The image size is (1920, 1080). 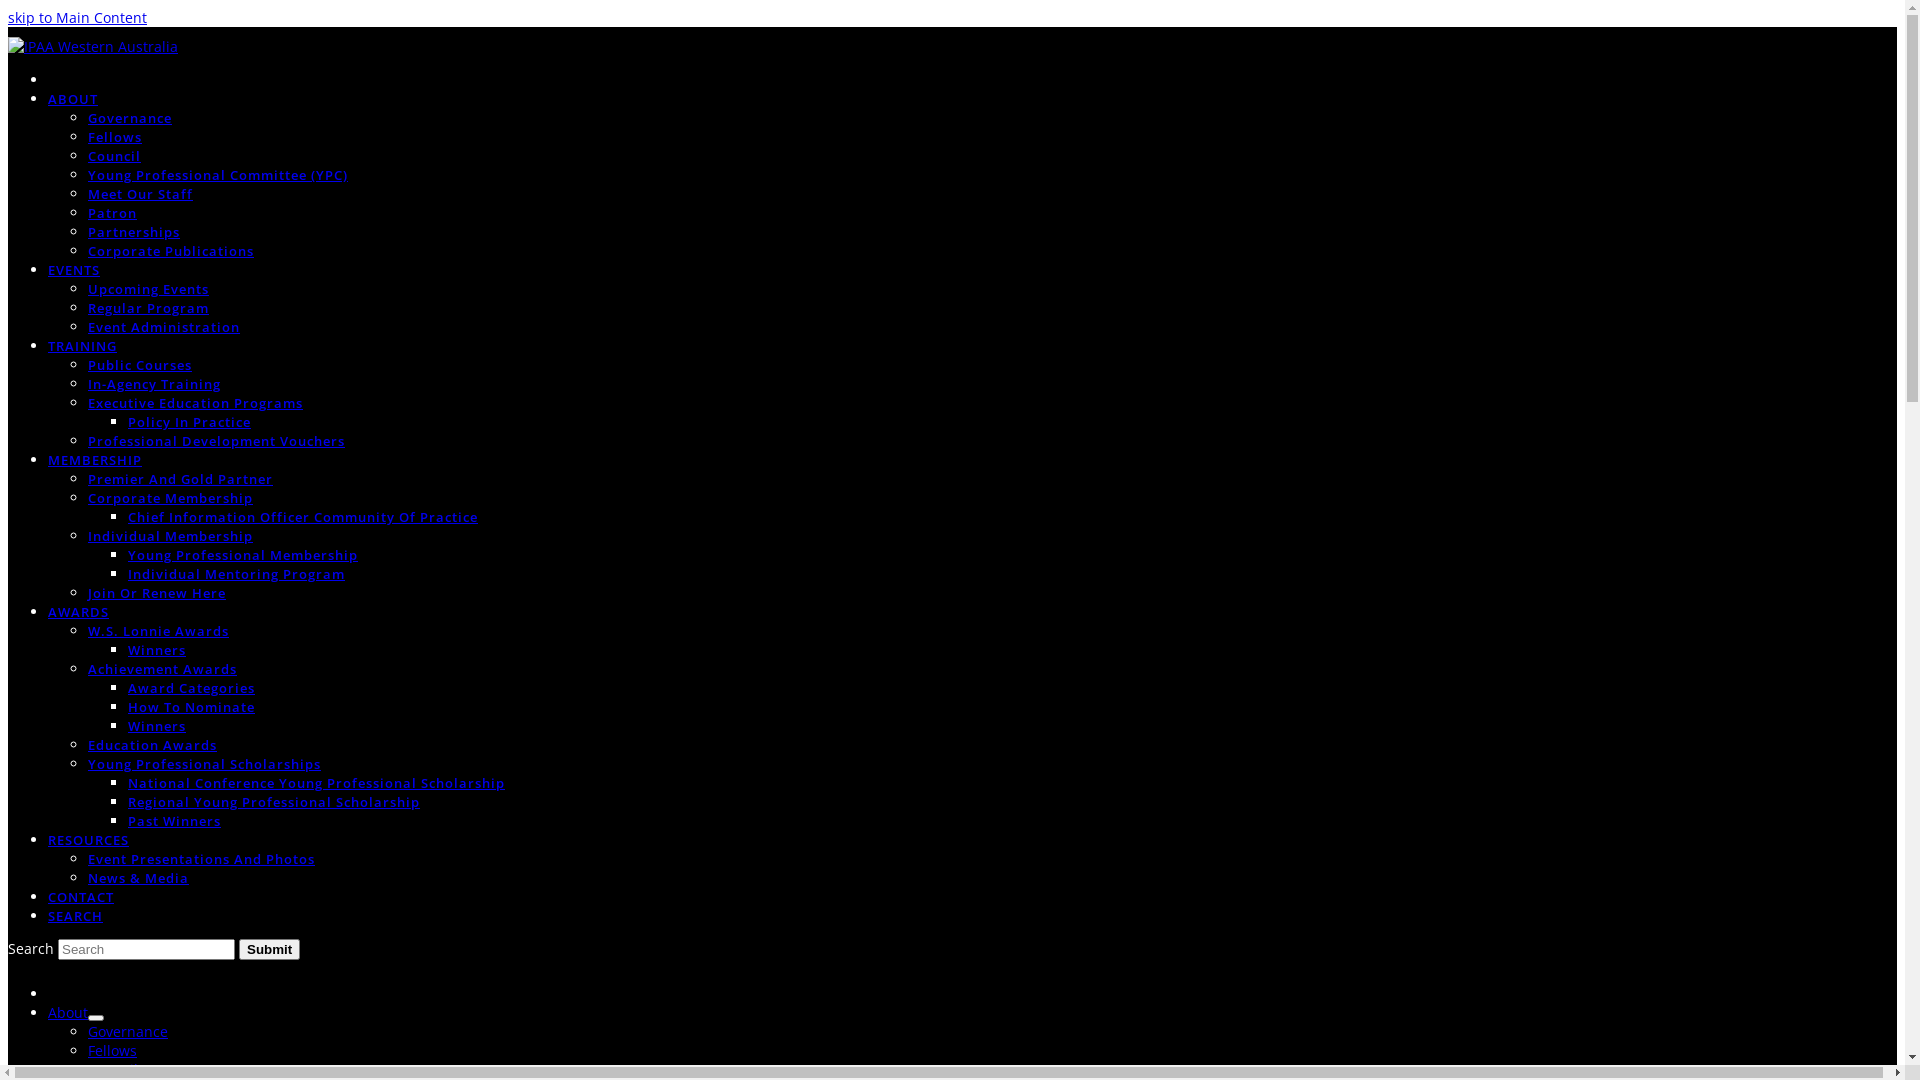 I want to click on 'SEARCH', so click(x=75, y=915).